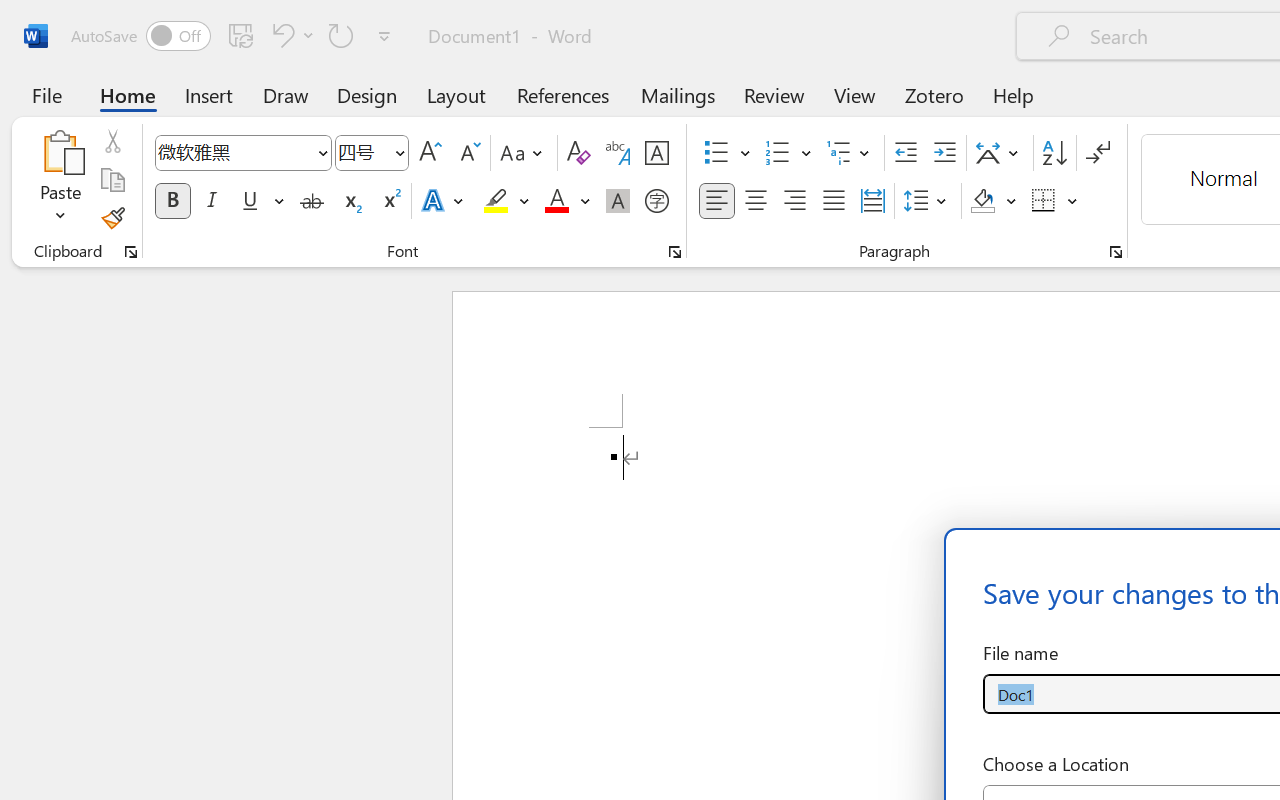 This screenshot has height=800, width=1280. What do you see at coordinates (279, 34) in the screenshot?
I see `'Undo <ApplyStyleToDoc>b__0'` at bounding box center [279, 34].